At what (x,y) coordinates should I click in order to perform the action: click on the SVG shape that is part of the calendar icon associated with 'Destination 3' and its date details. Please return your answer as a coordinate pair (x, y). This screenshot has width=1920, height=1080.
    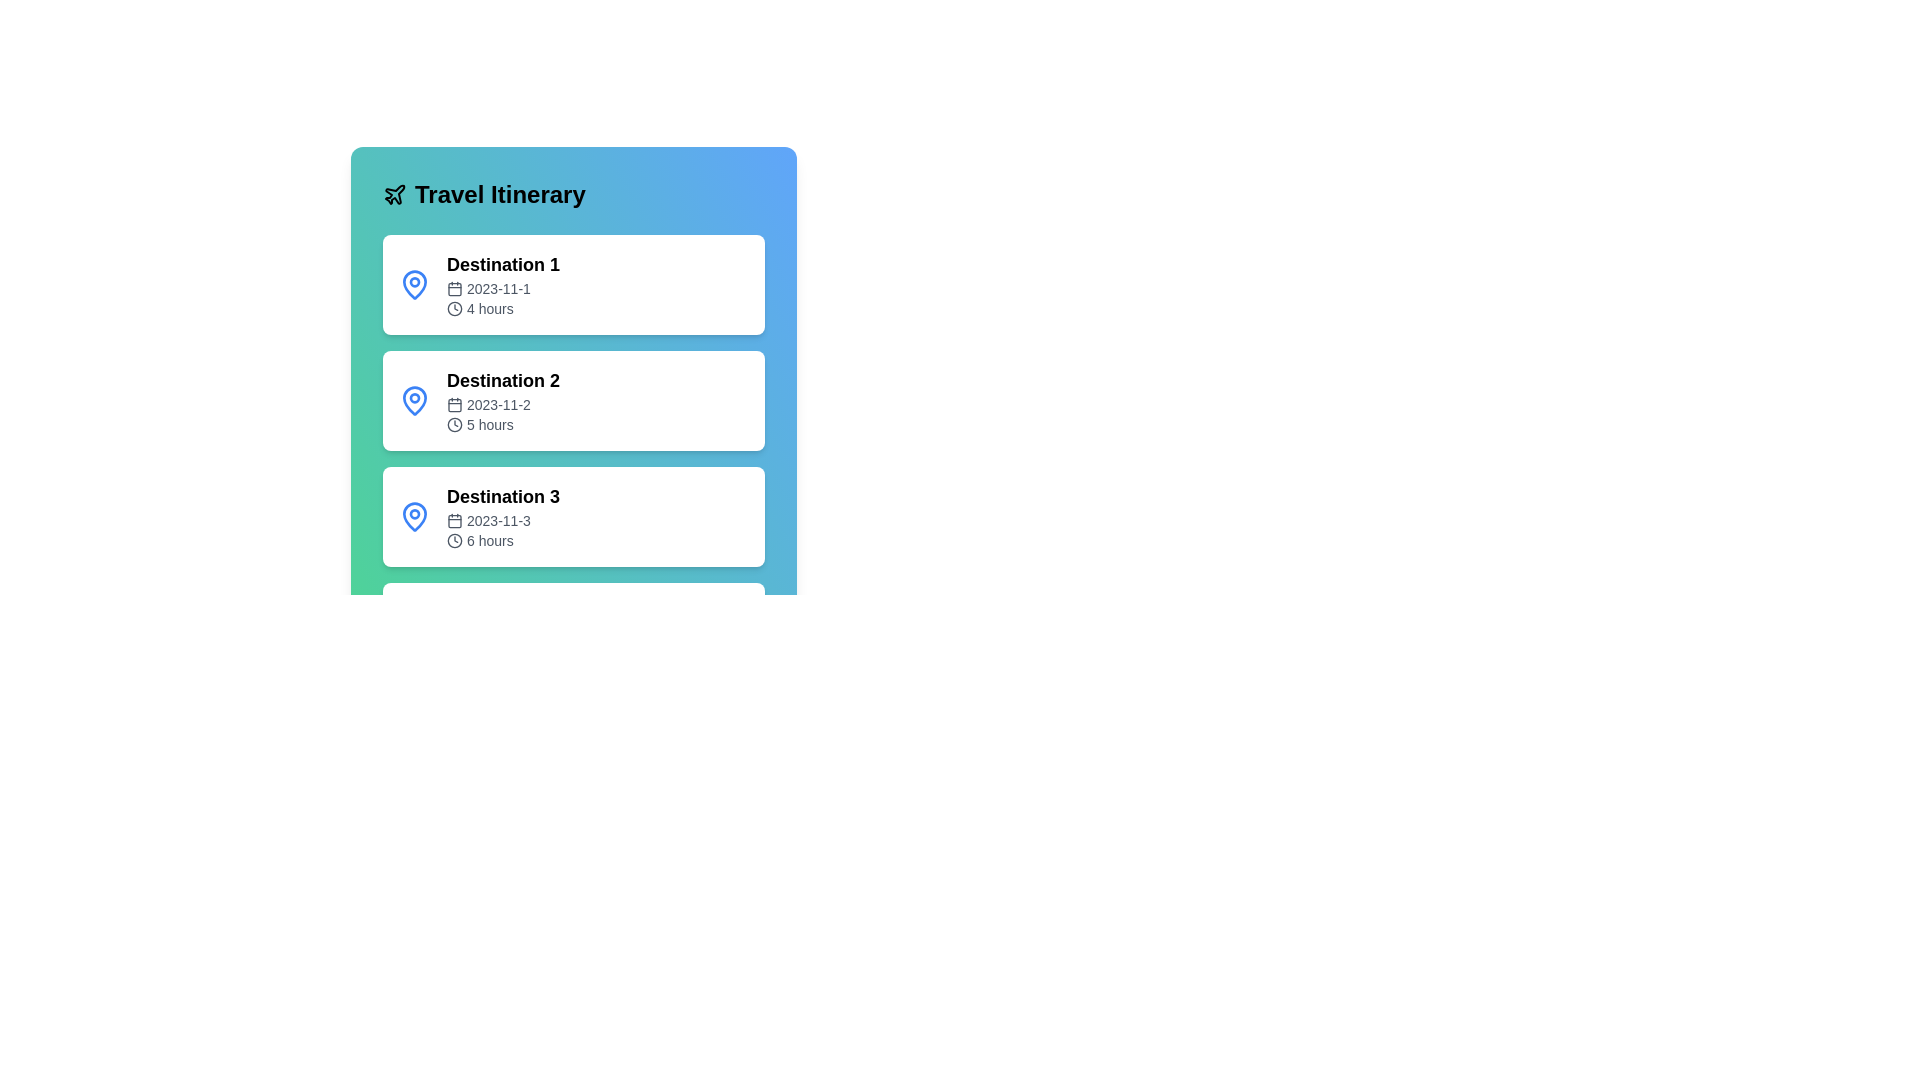
    Looking at the image, I should click on (454, 519).